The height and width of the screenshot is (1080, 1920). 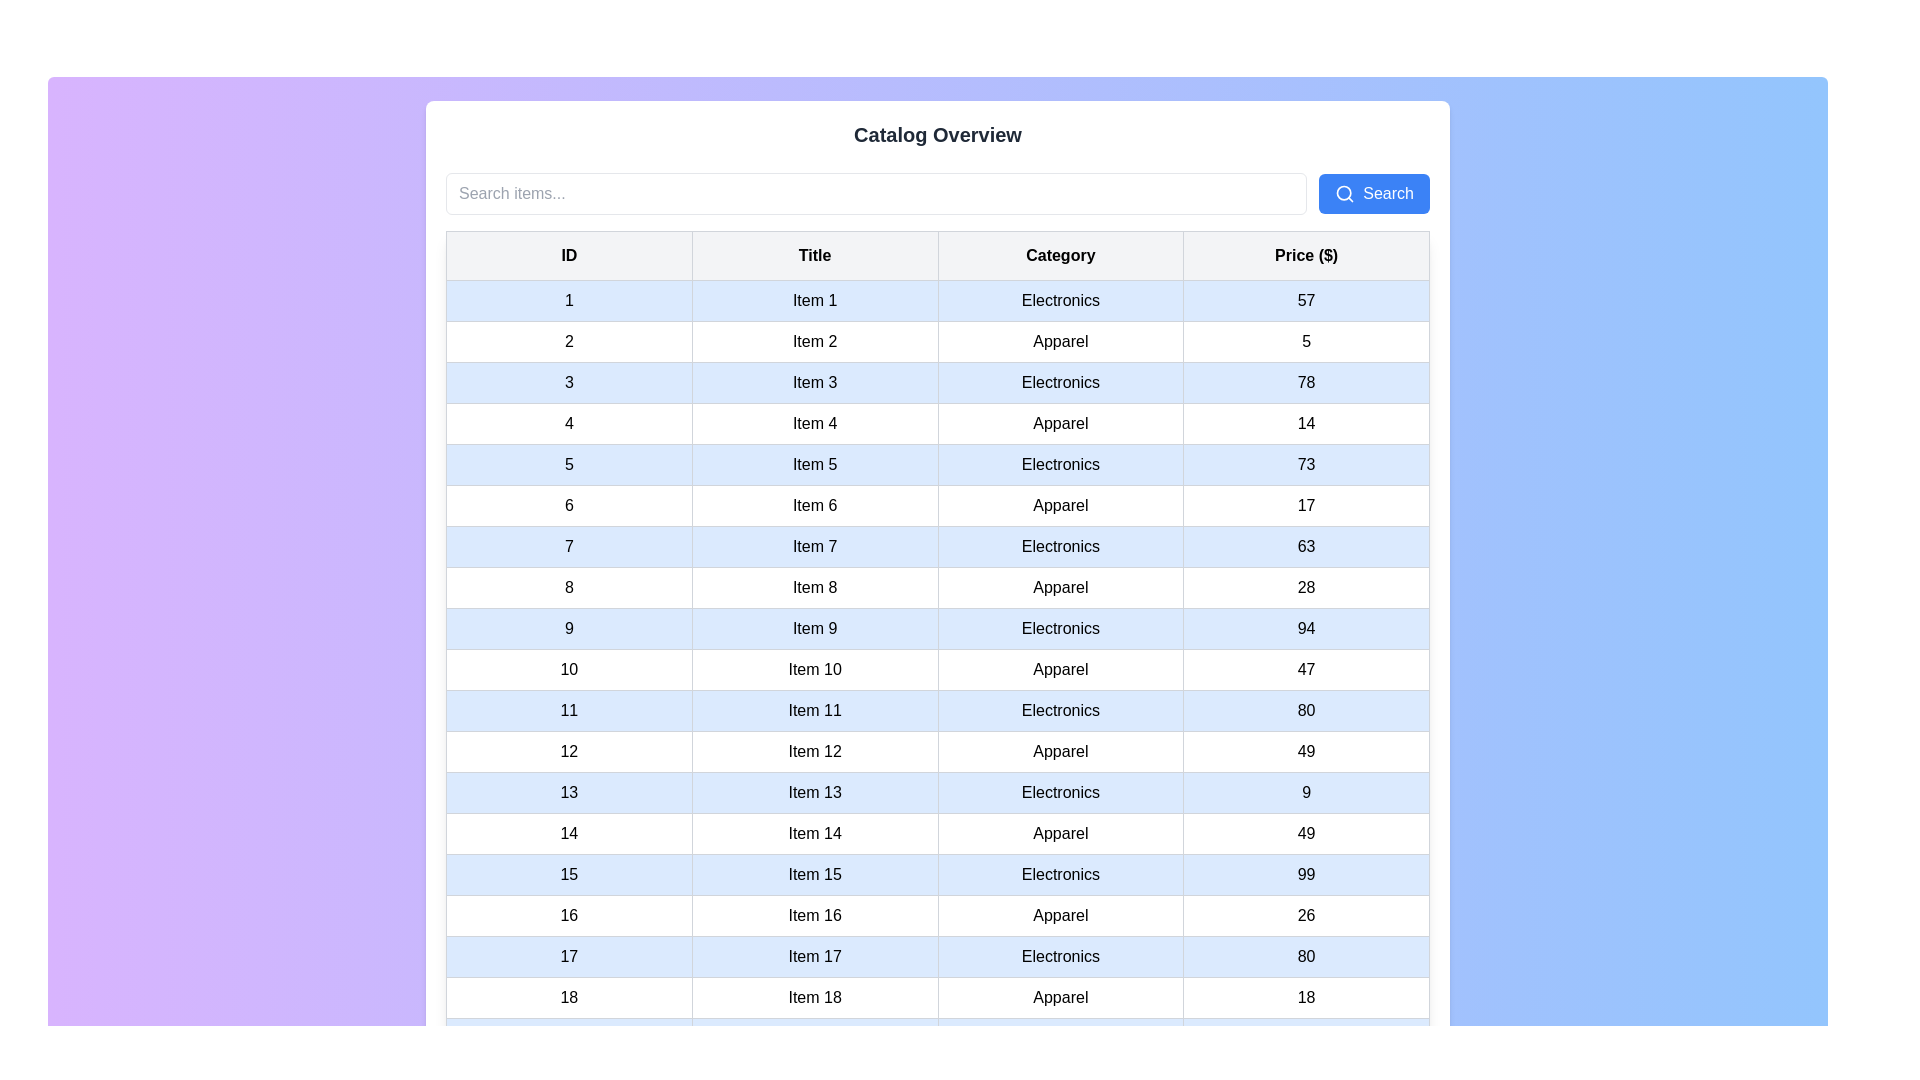 What do you see at coordinates (1059, 833) in the screenshot?
I see `the table cell displaying 'Apparel' in the 'Category' column for 'Item 14'` at bounding box center [1059, 833].